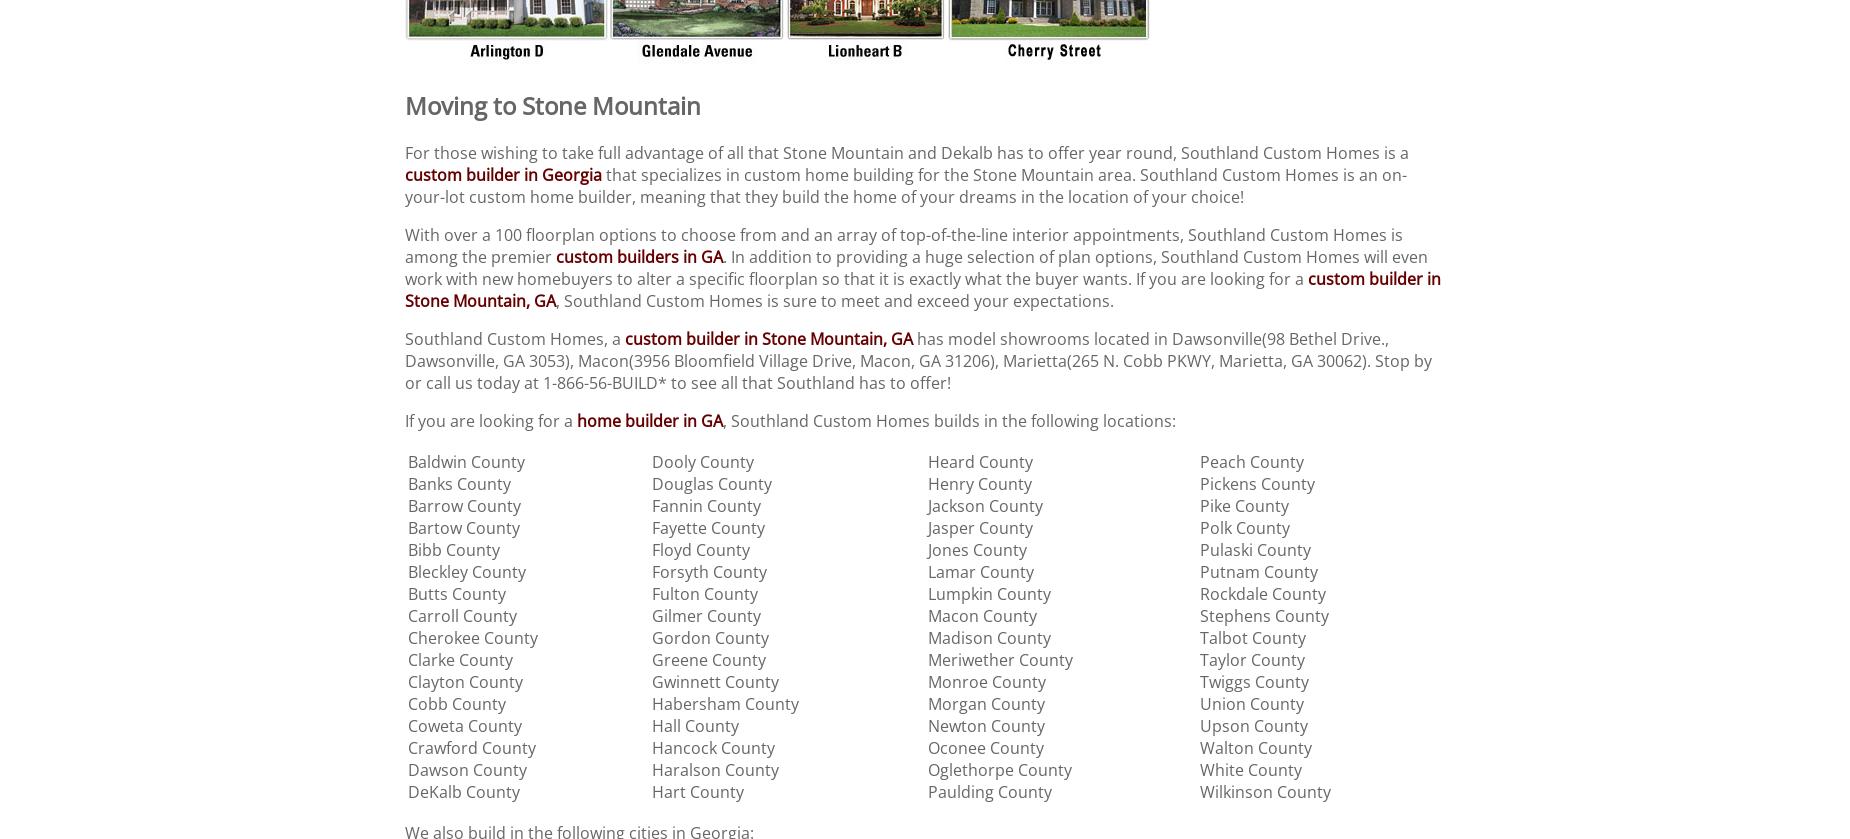 The height and width of the screenshot is (839, 1850). I want to click on 'home builder in GA', so click(650, 420).